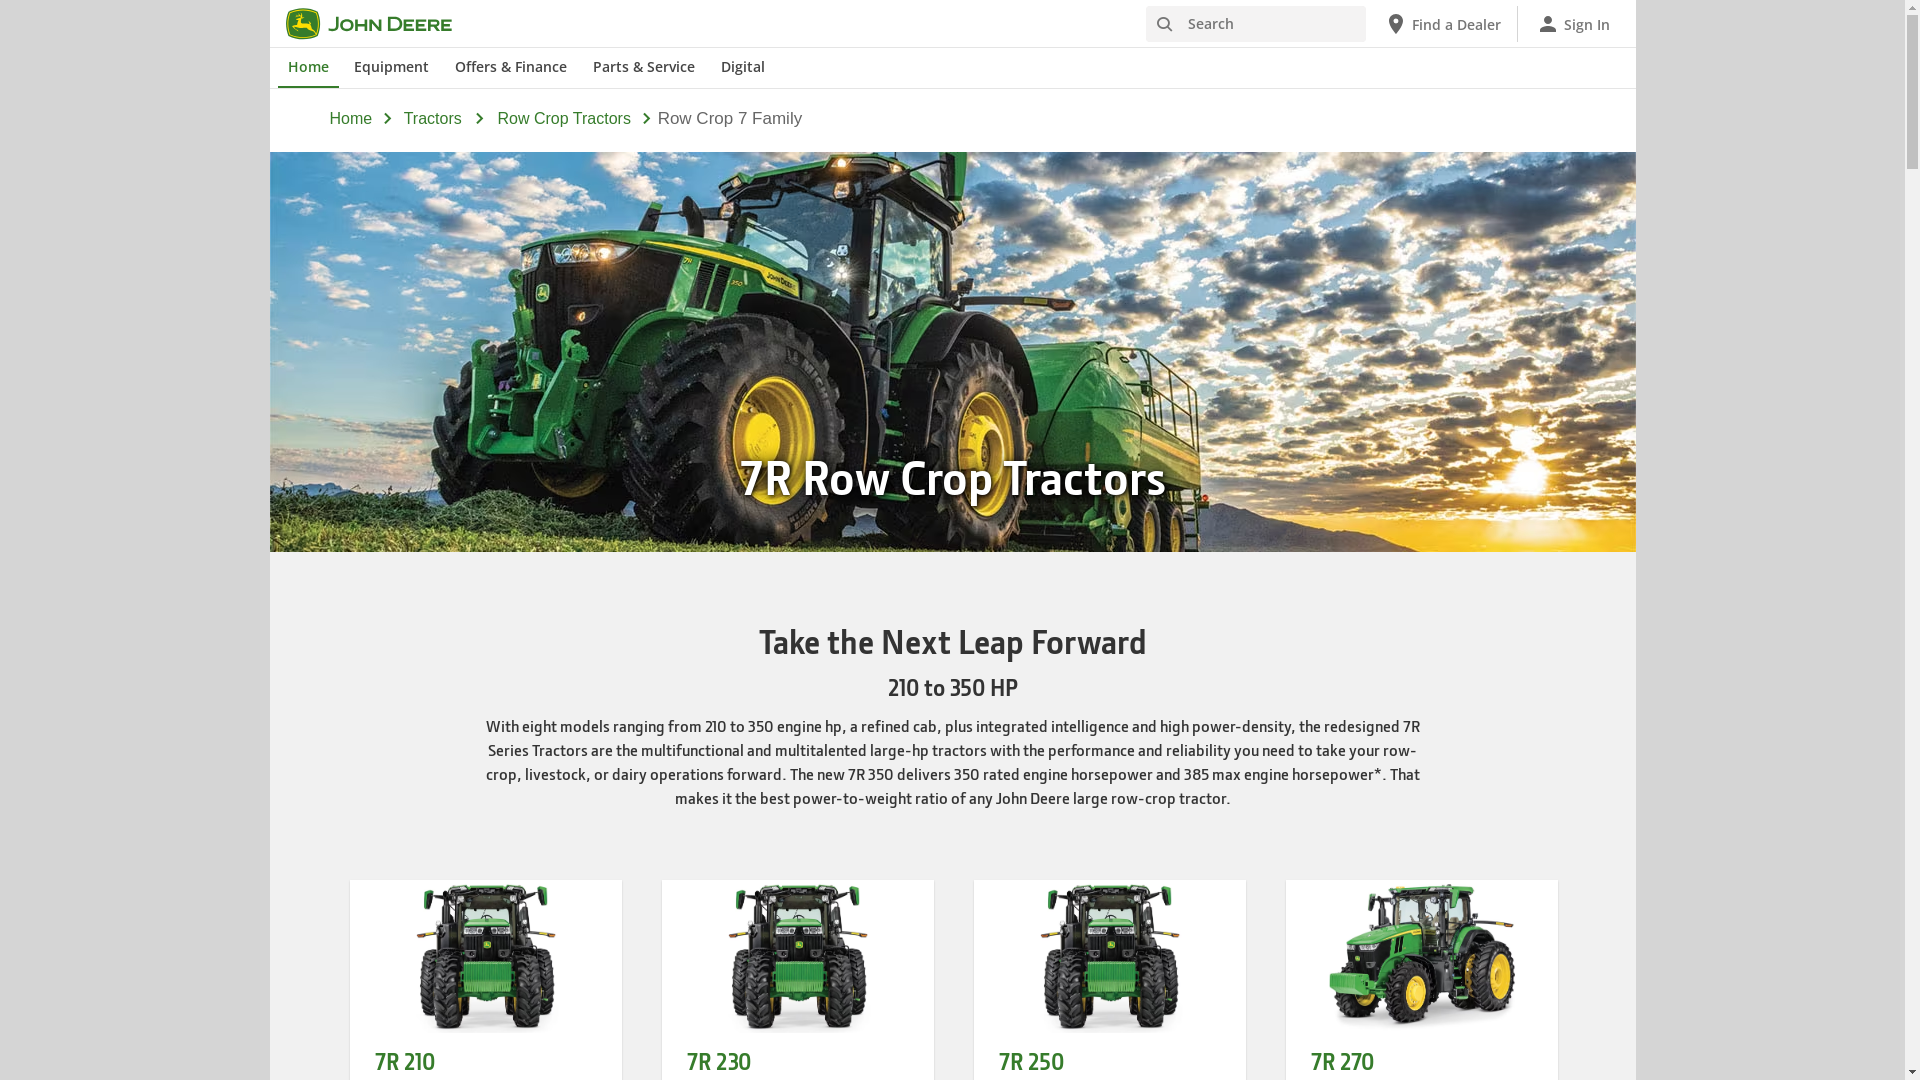 The image size is (1920, 1080). I want to click on 'Parts & Service', so click(643, 67).